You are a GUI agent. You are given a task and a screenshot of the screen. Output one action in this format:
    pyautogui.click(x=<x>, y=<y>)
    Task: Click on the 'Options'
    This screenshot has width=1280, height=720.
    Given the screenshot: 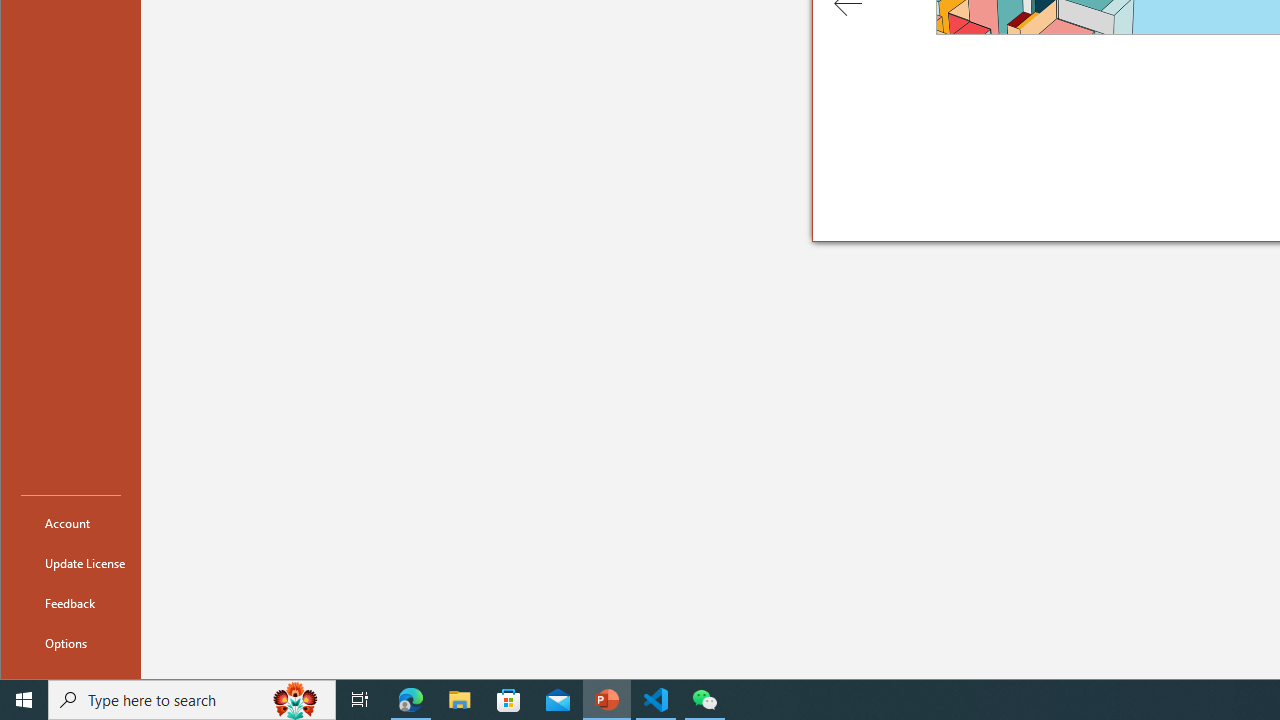 What is the action you would take?
    pyautogui.click(x=71, y=642)
    